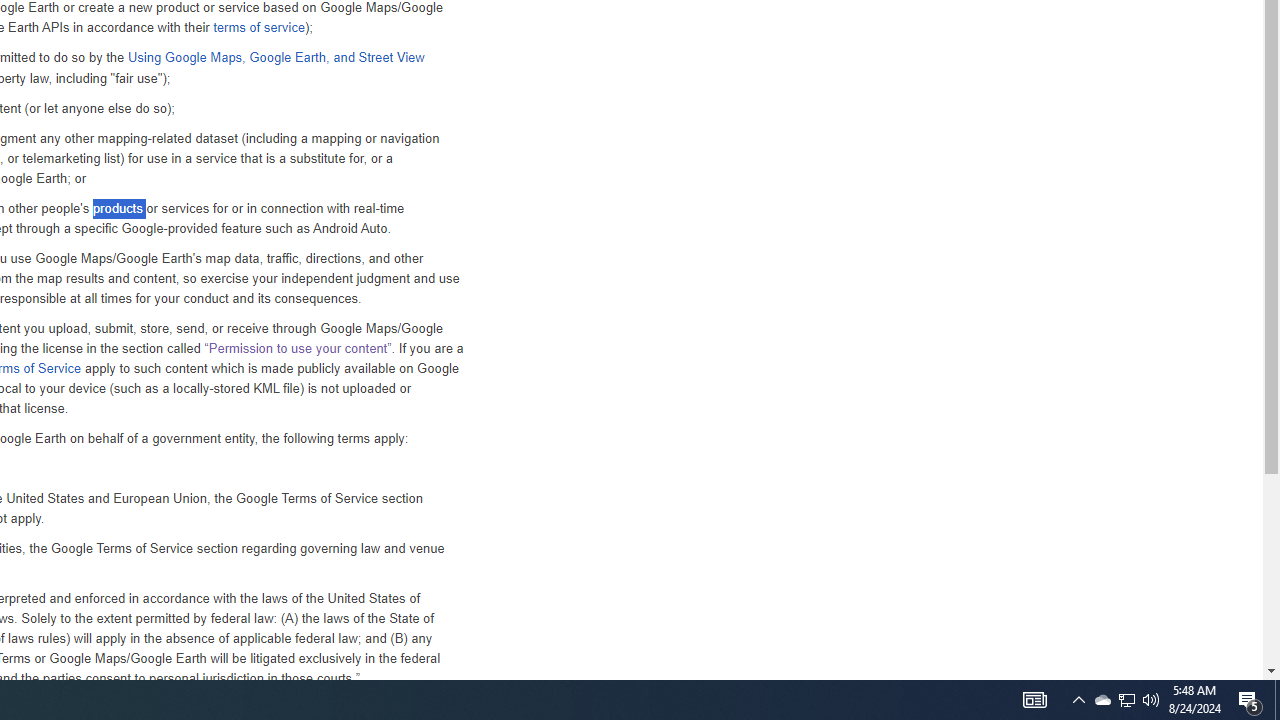  Describe the element at coordinates (257, 28) in the screenshot. I see `'terms of service'` at that location.